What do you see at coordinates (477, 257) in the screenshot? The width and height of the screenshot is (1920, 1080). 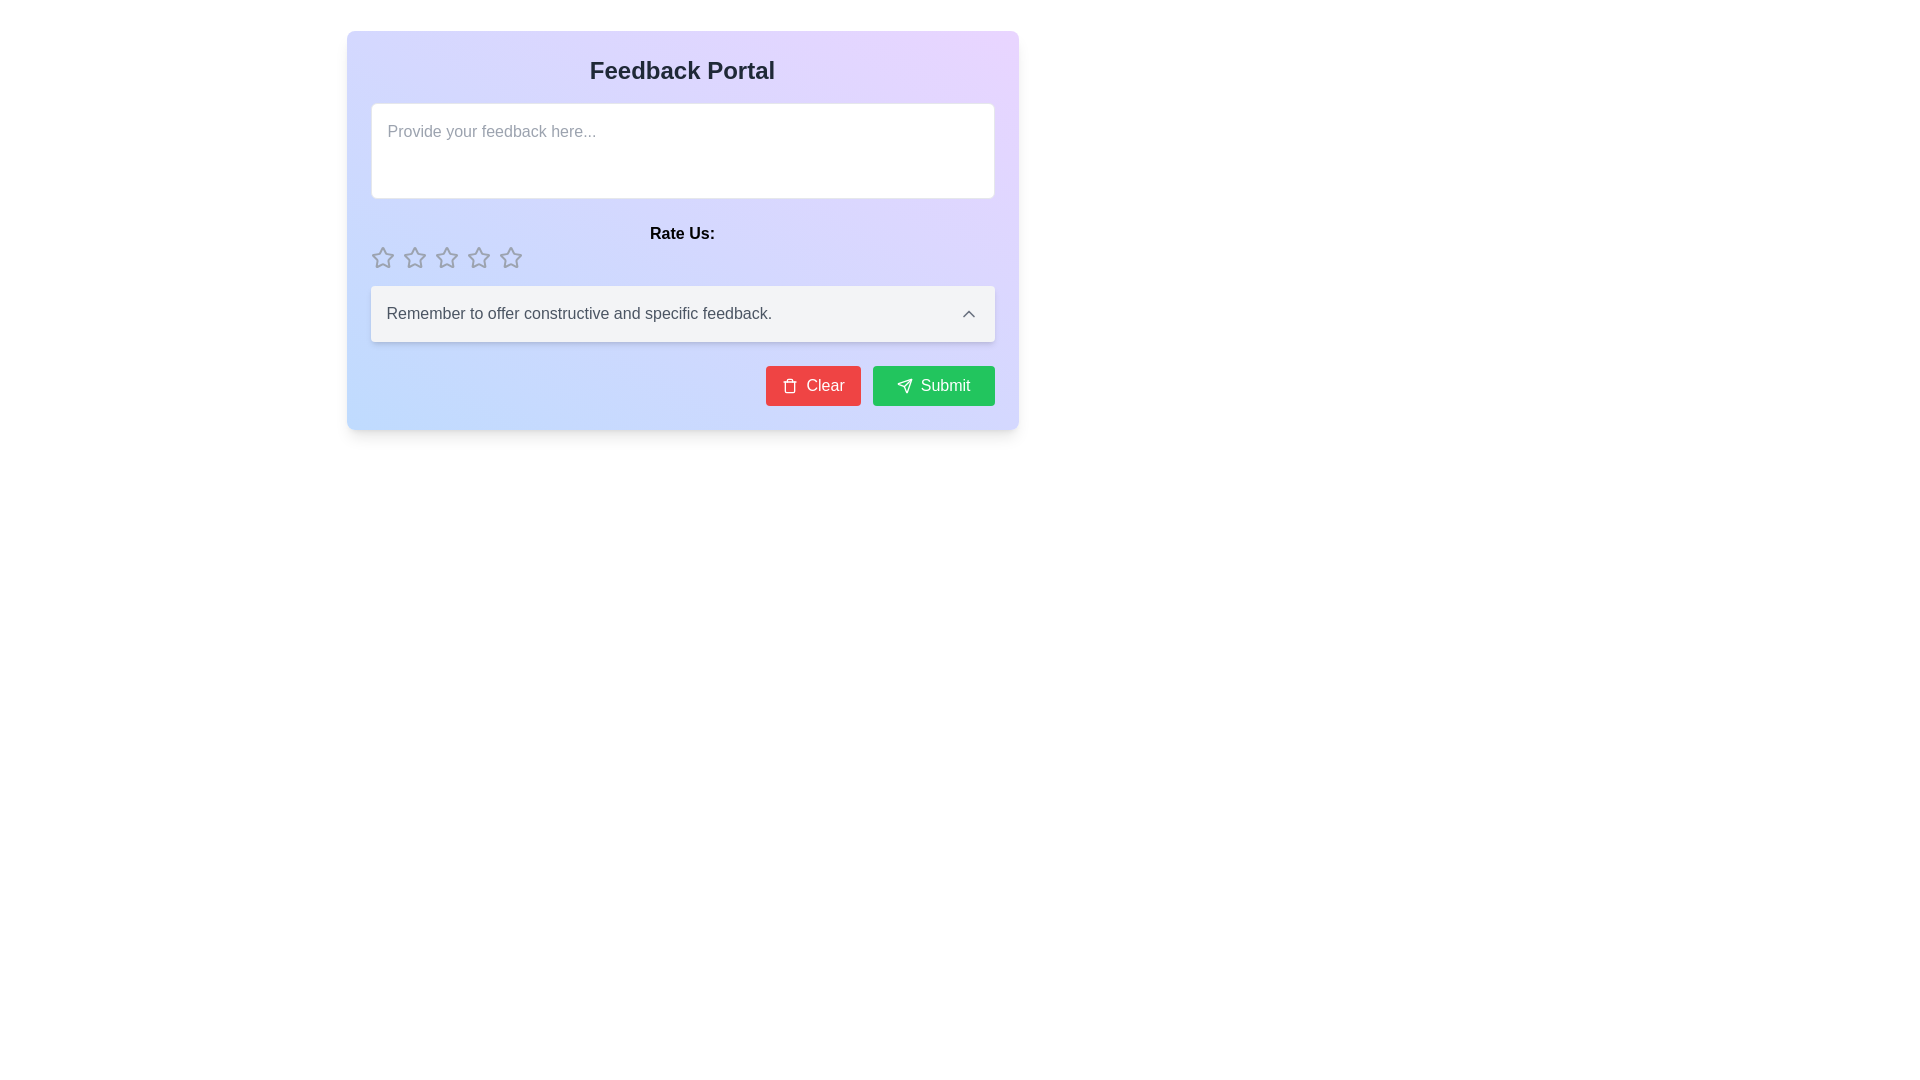 I see `the fifth star icon in the rating section below the 'Rate Us:' text field` at bounding box center [477, 257].